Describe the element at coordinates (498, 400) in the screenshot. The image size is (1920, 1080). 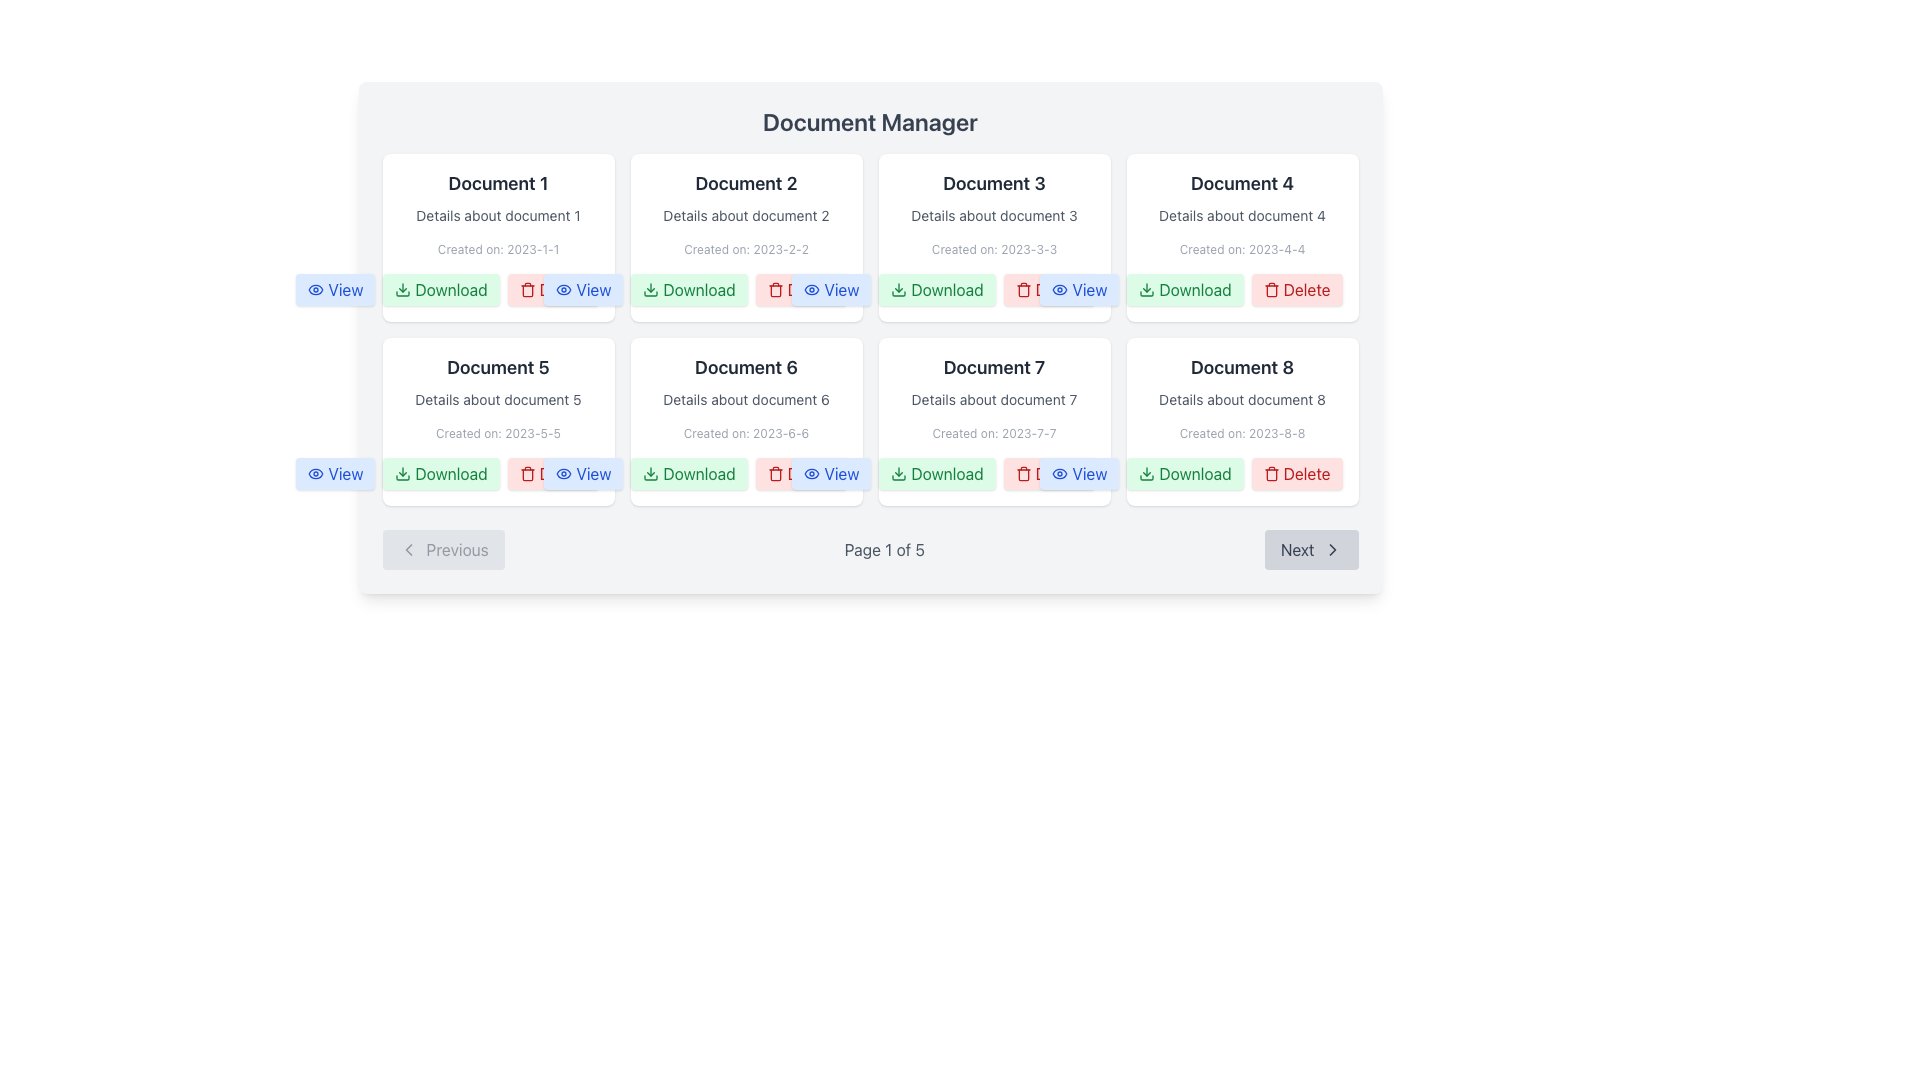
I see `the text label element that displays 'Details about document 5', located below the title 'Document 5' and above the date line 'Created on: 2023-5-5', which is in the left-middle portion of the grid layout` at that location.